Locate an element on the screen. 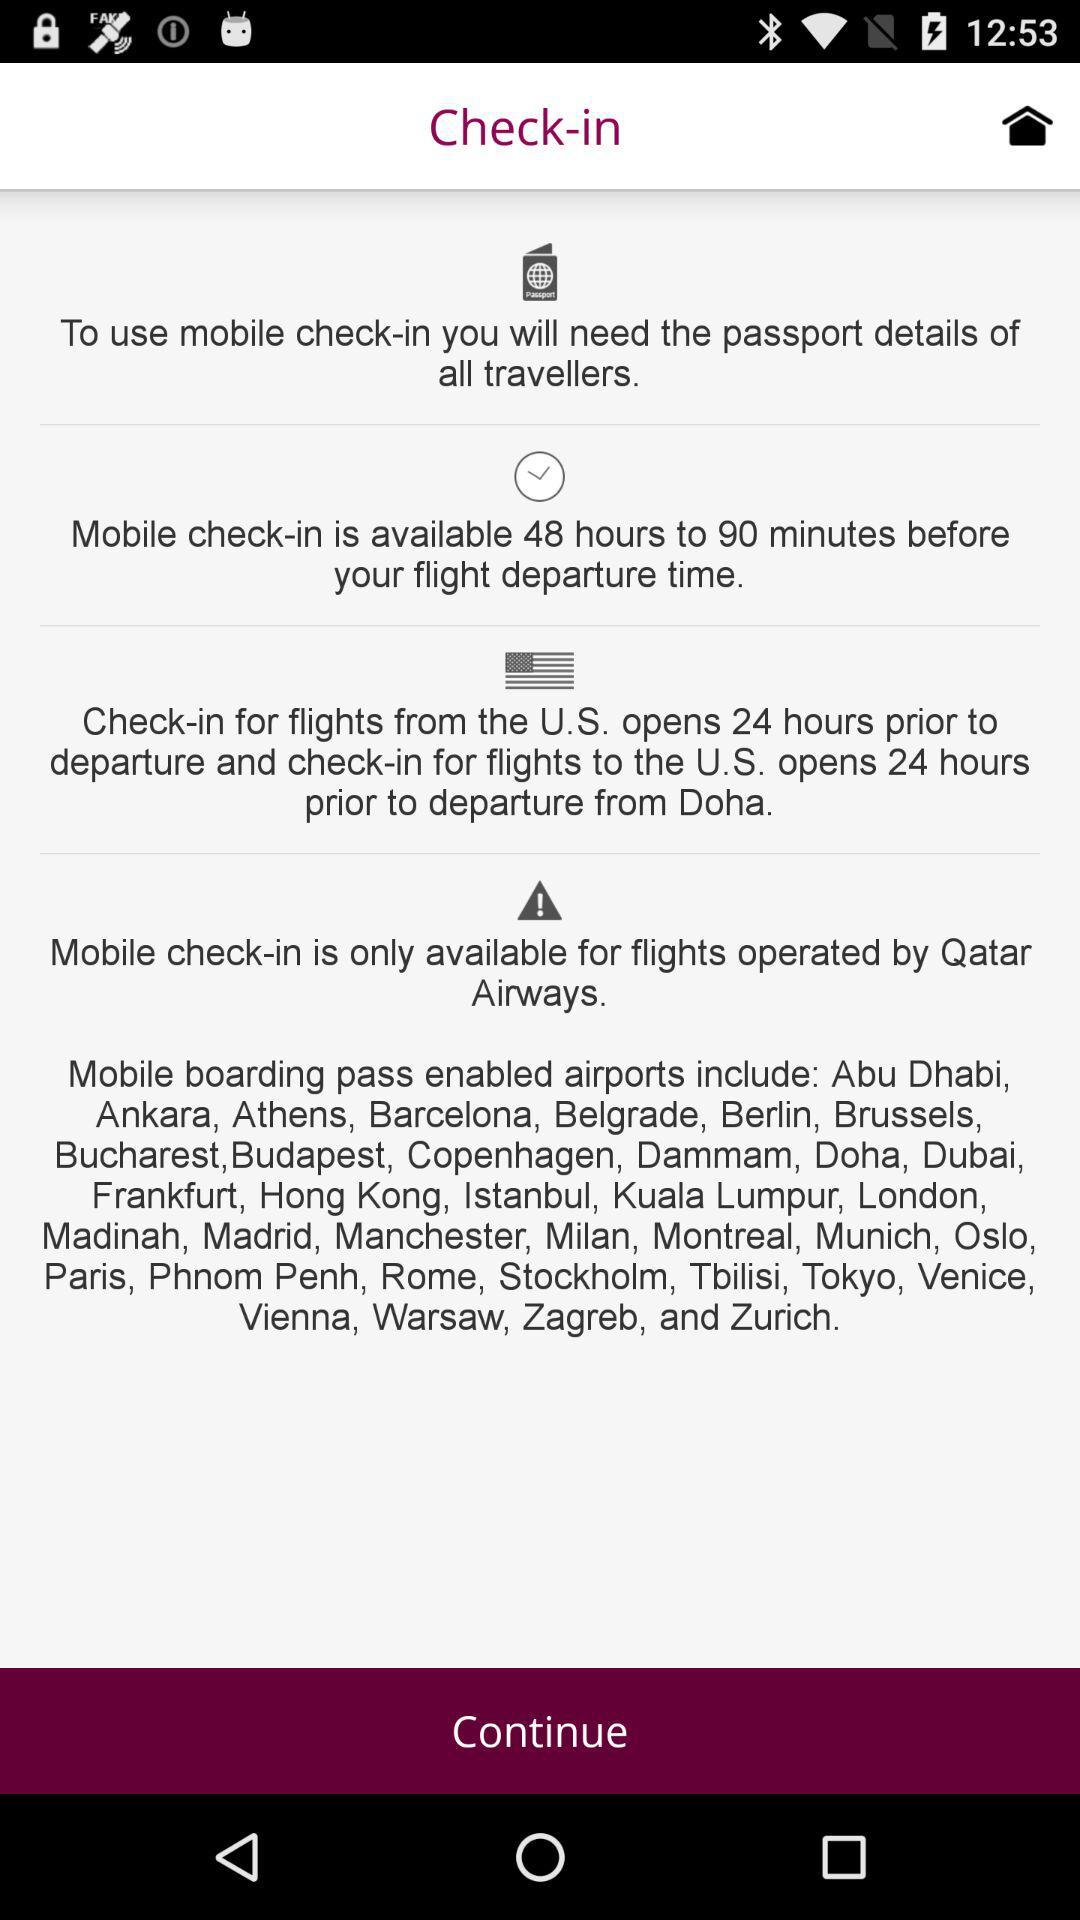 The height and width of the screenshot is (1920, 1080). the continue icon is located at coordinates (540, 1730).